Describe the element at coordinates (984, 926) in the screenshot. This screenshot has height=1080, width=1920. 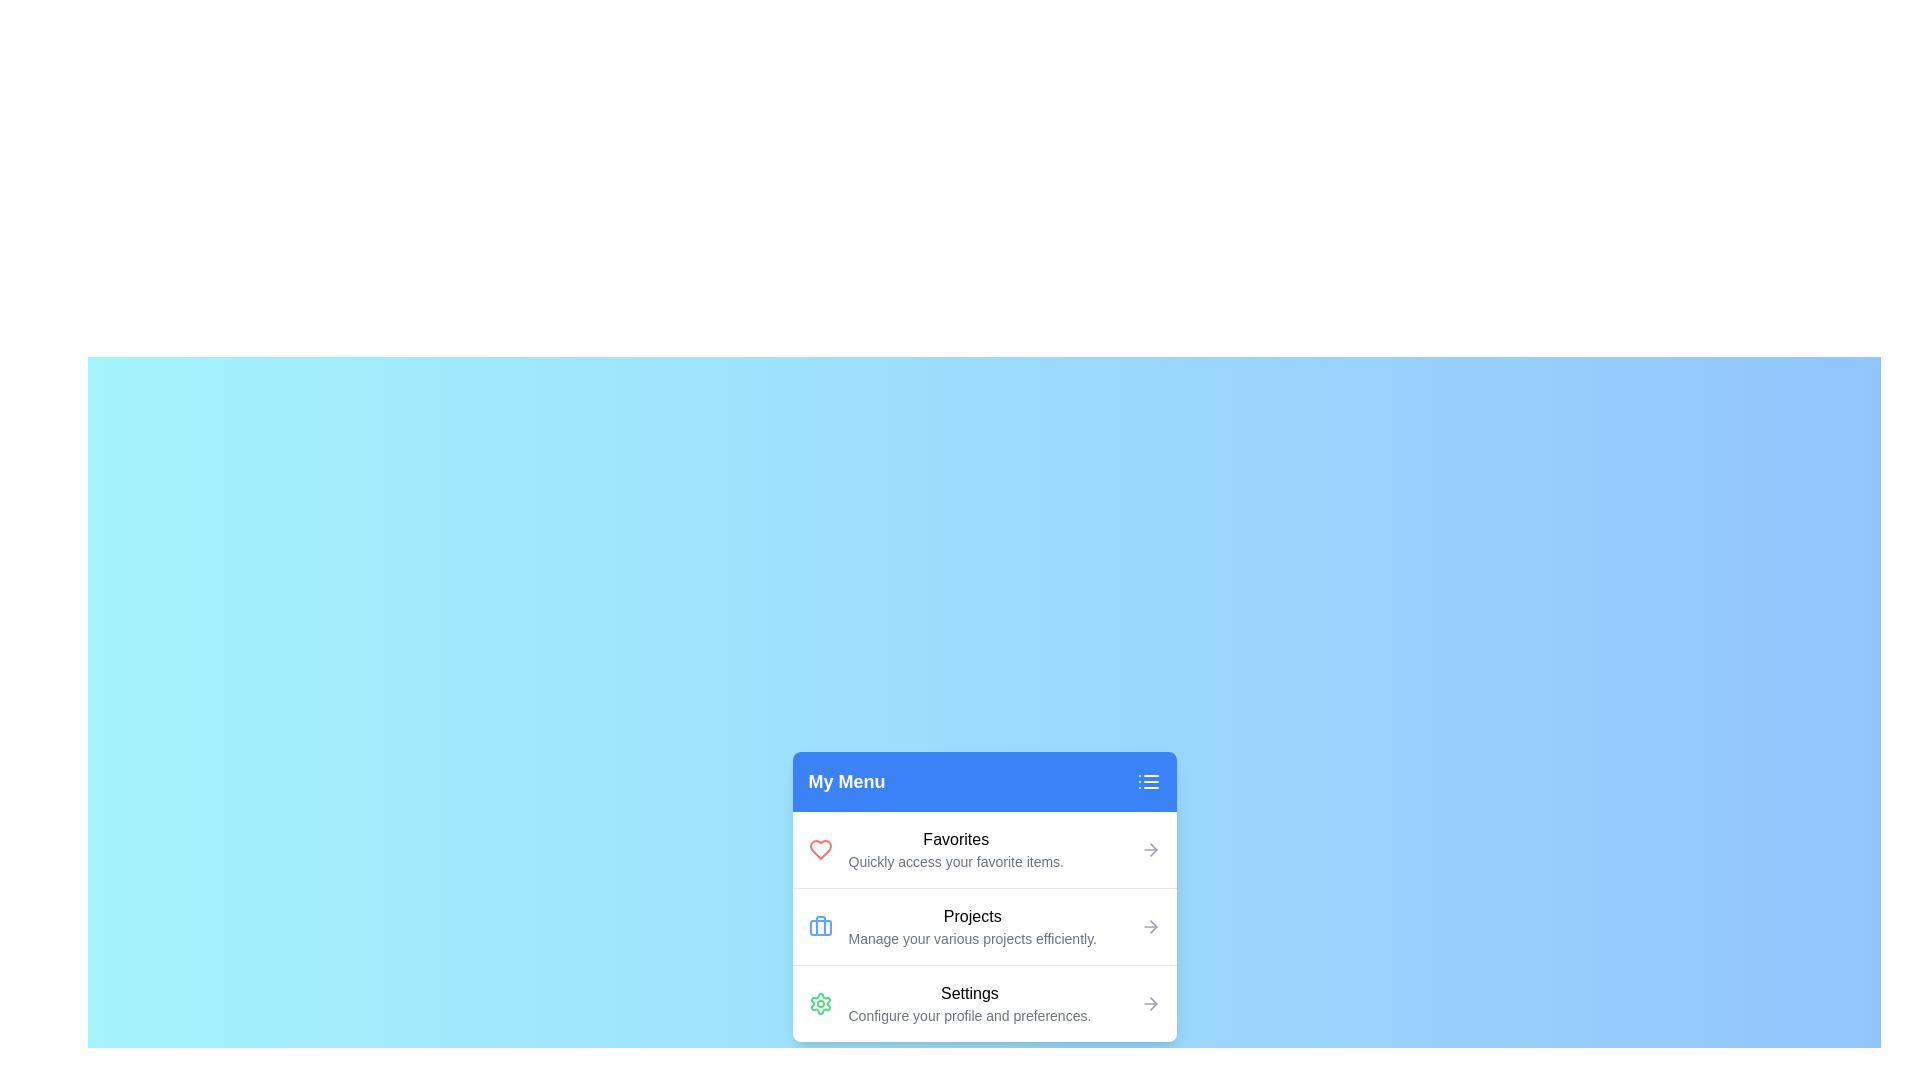
I see `the menu item Projects` at that location.